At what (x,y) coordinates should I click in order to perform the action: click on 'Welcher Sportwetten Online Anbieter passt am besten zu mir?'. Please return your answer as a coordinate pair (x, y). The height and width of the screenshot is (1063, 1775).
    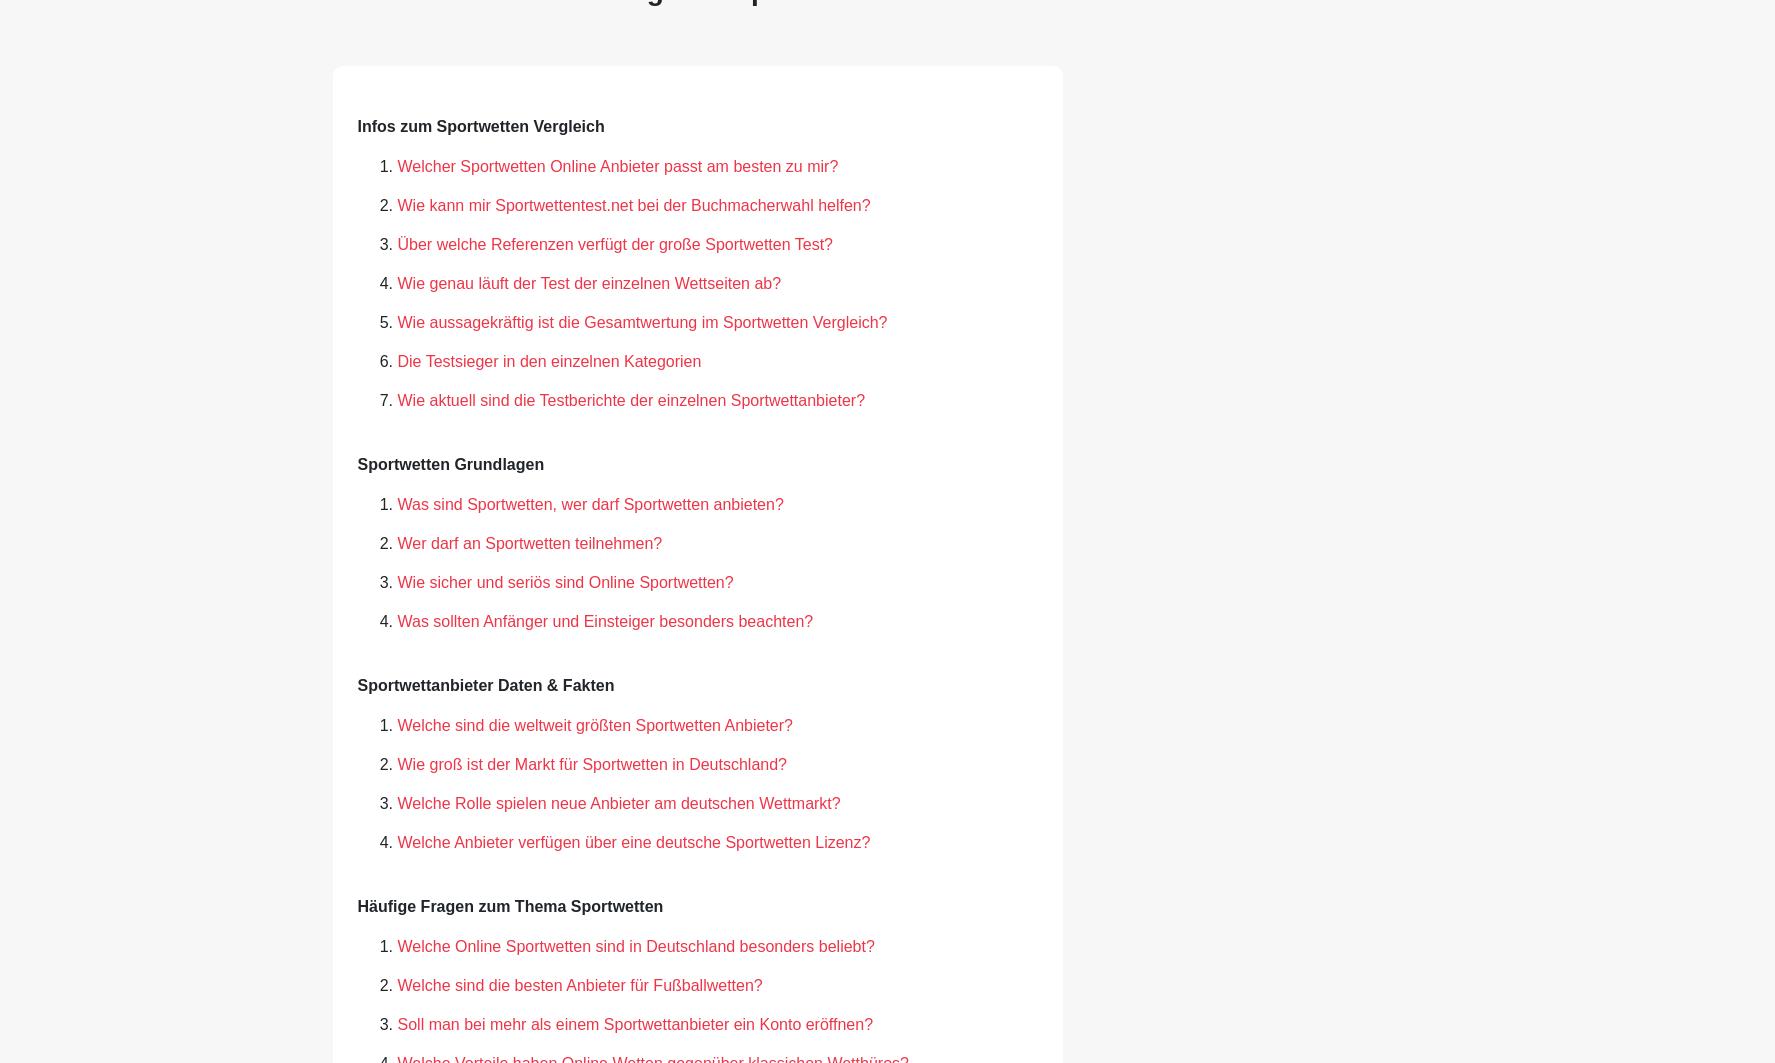
    Looking at the image, I should click on (617, 165).